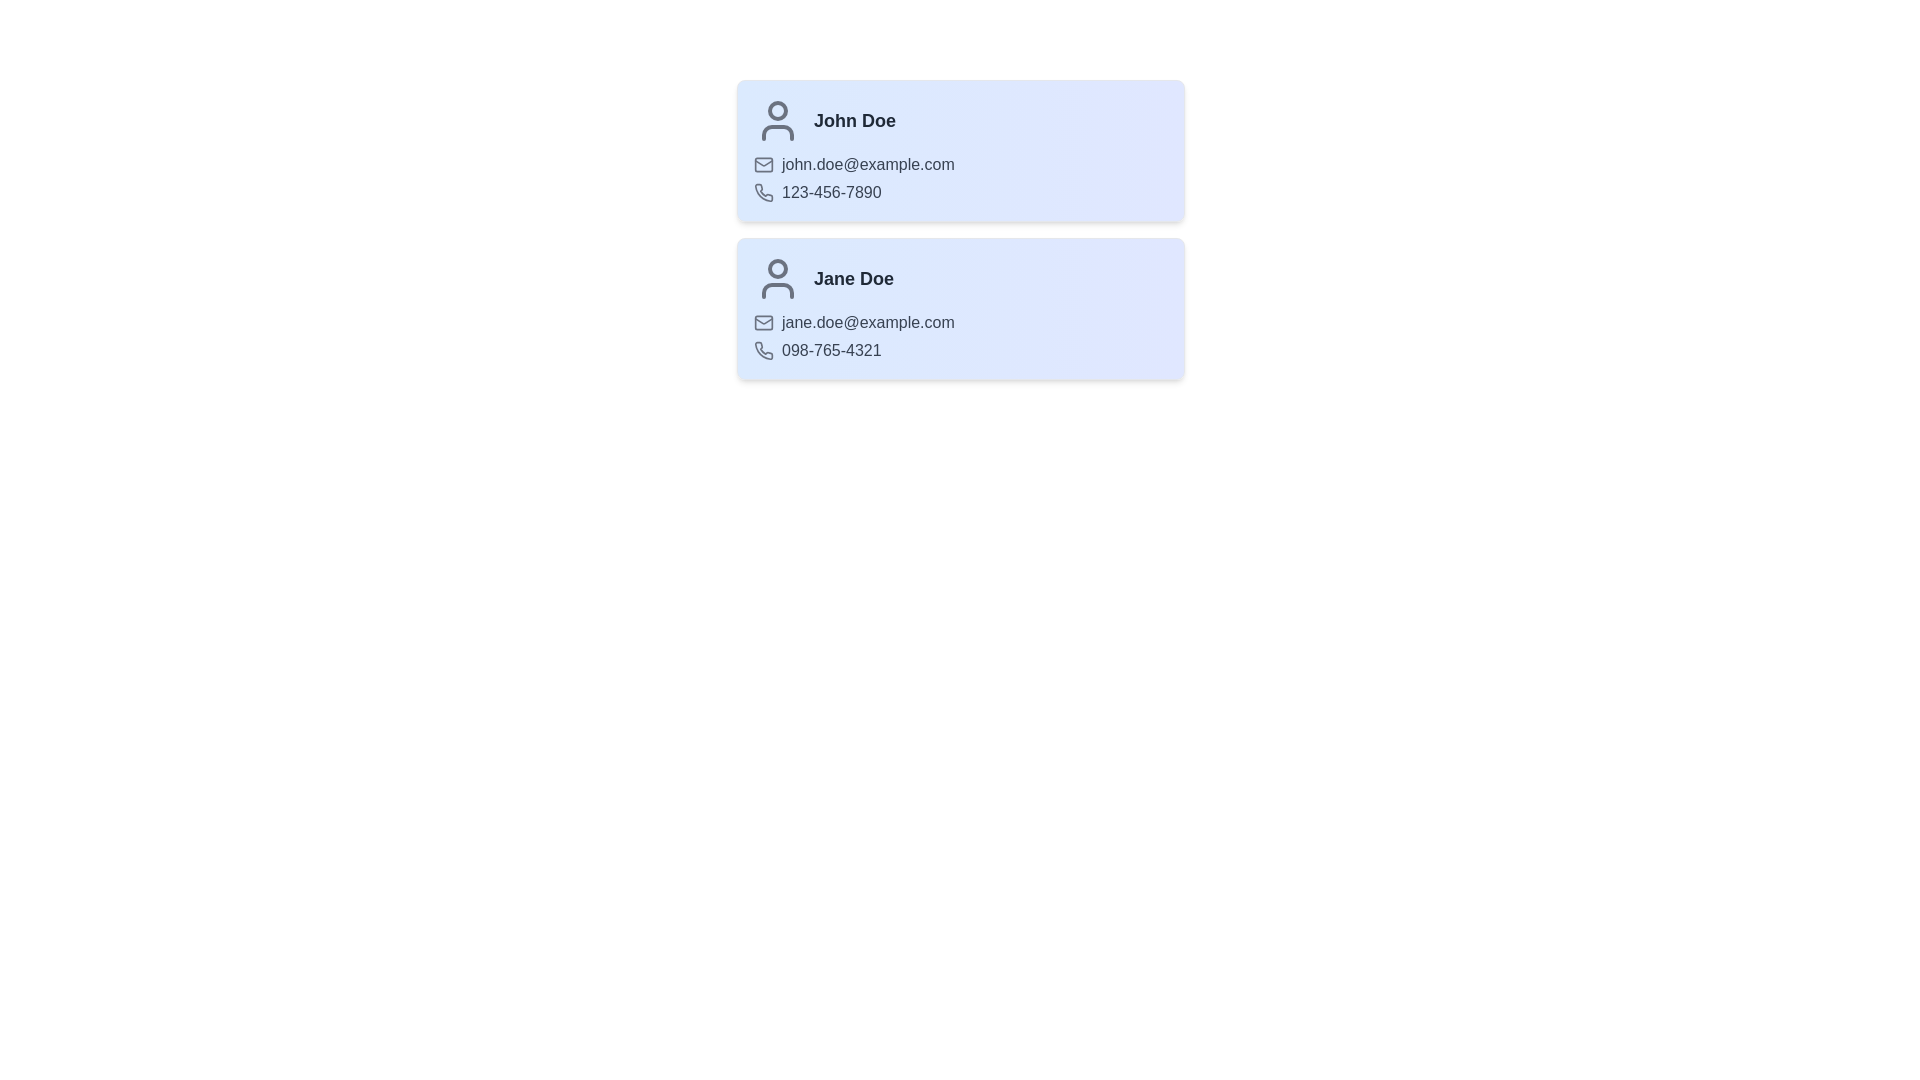  I want to click on the phone icon for Jane Doe, so click(762, 350).